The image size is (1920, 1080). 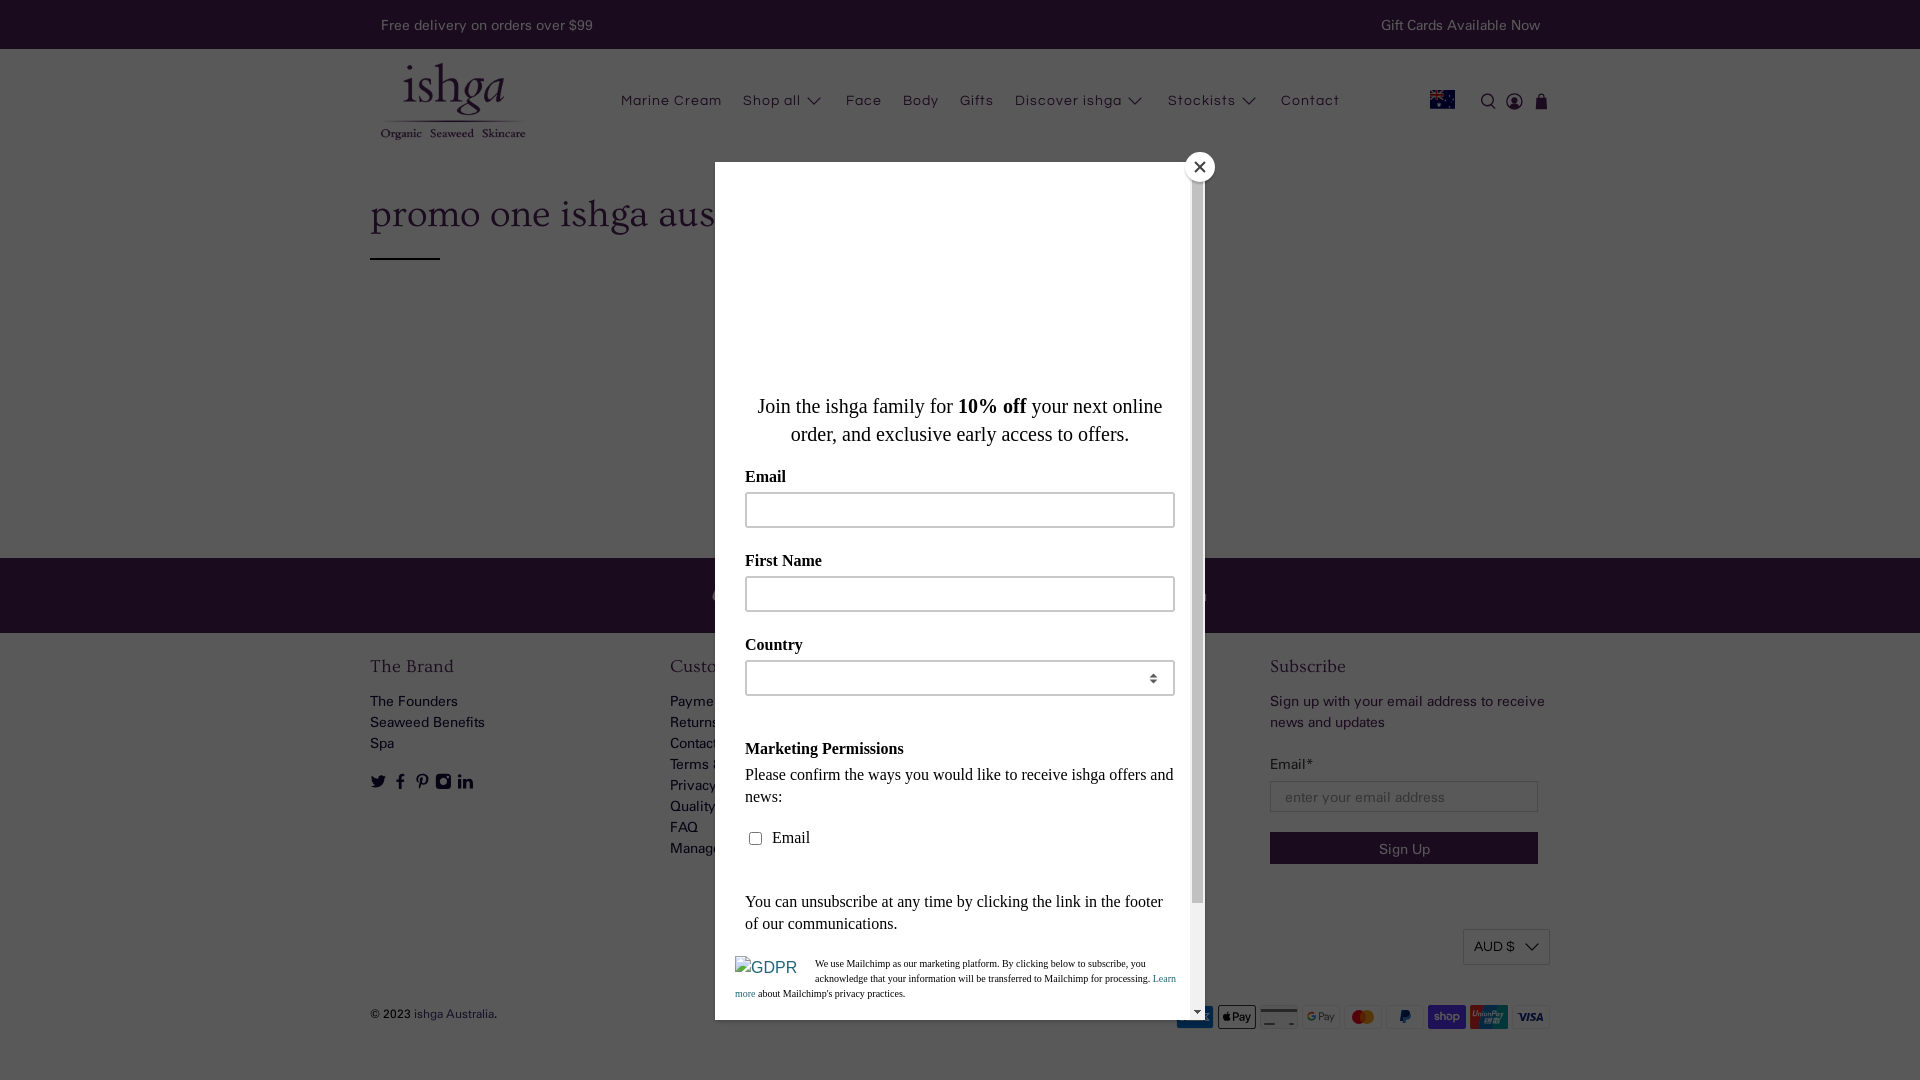 I want to click on 'ishga Australia', so click(x=412, y=1013).